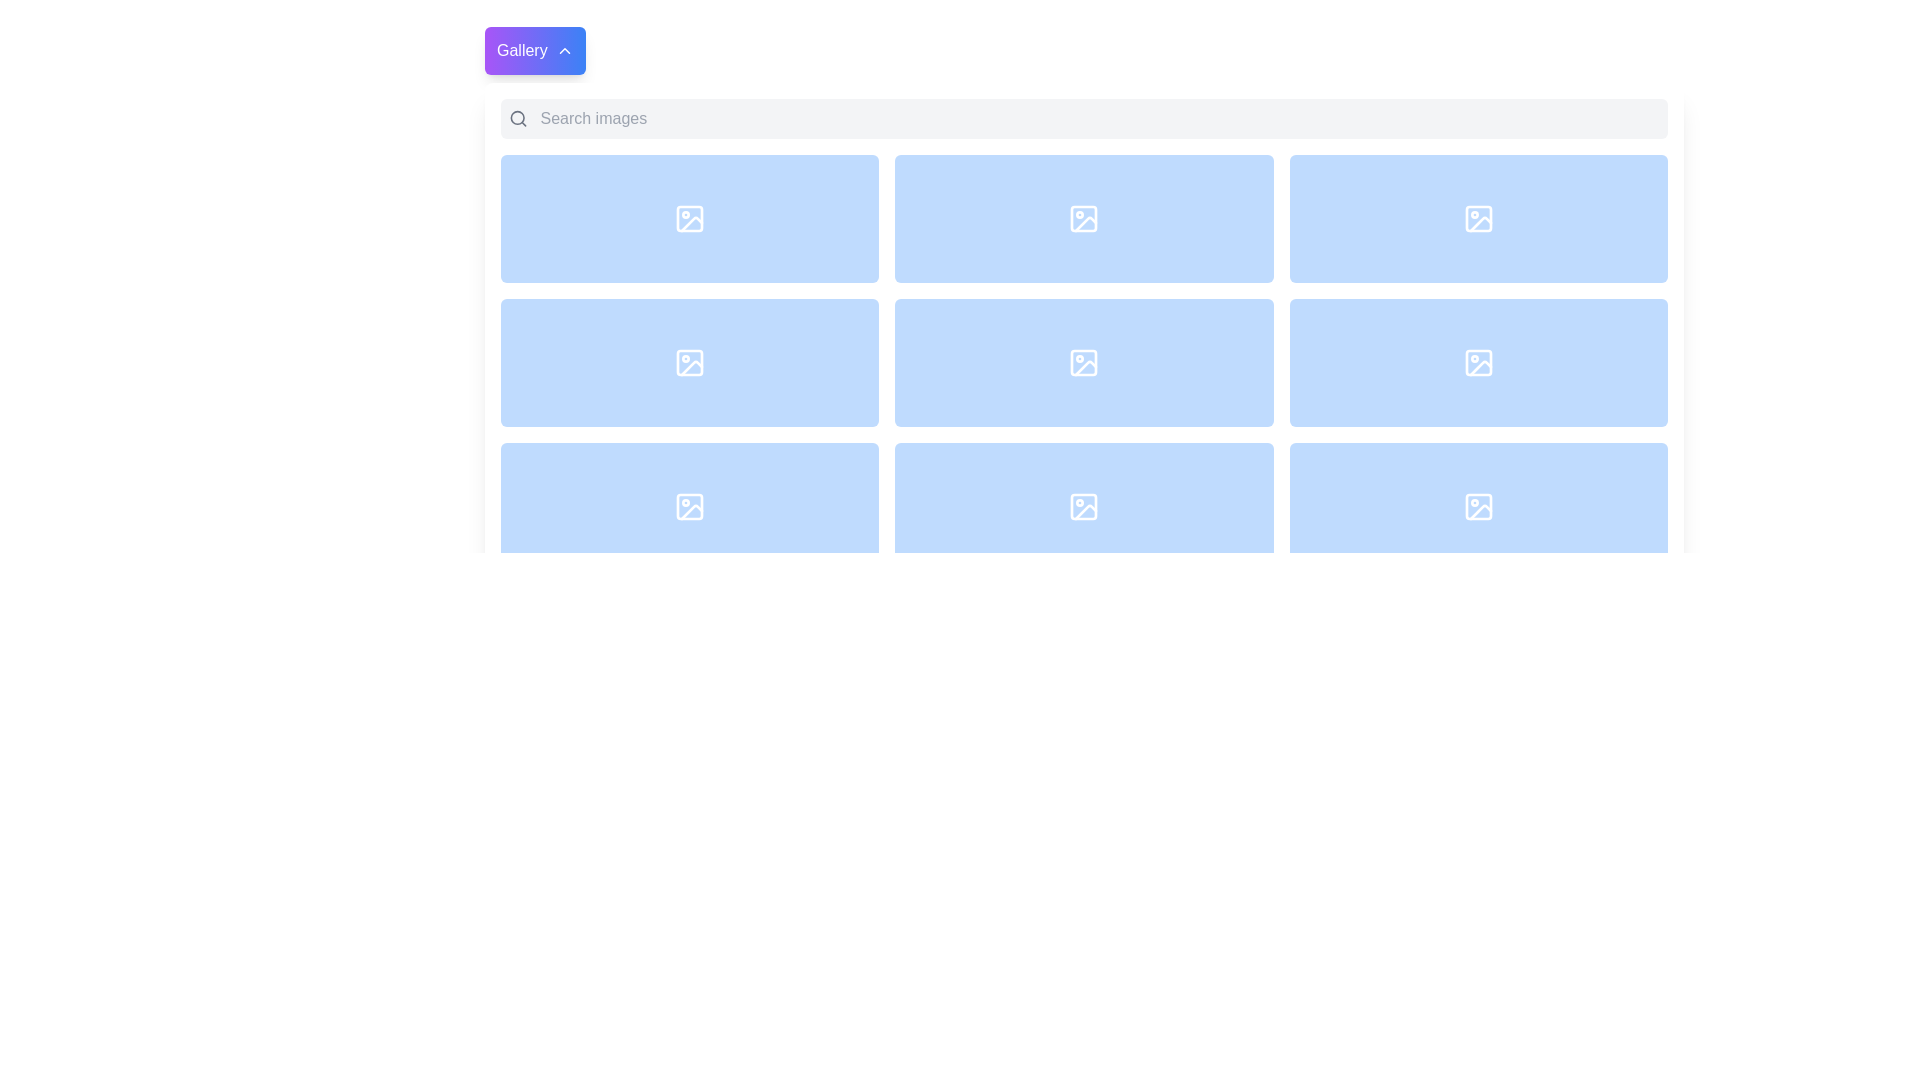  I want to click on the image placeholder icon located centrally in the middle box of a three-by-three grid layout with a rounded border and shaded blue background, so click(690, 362).